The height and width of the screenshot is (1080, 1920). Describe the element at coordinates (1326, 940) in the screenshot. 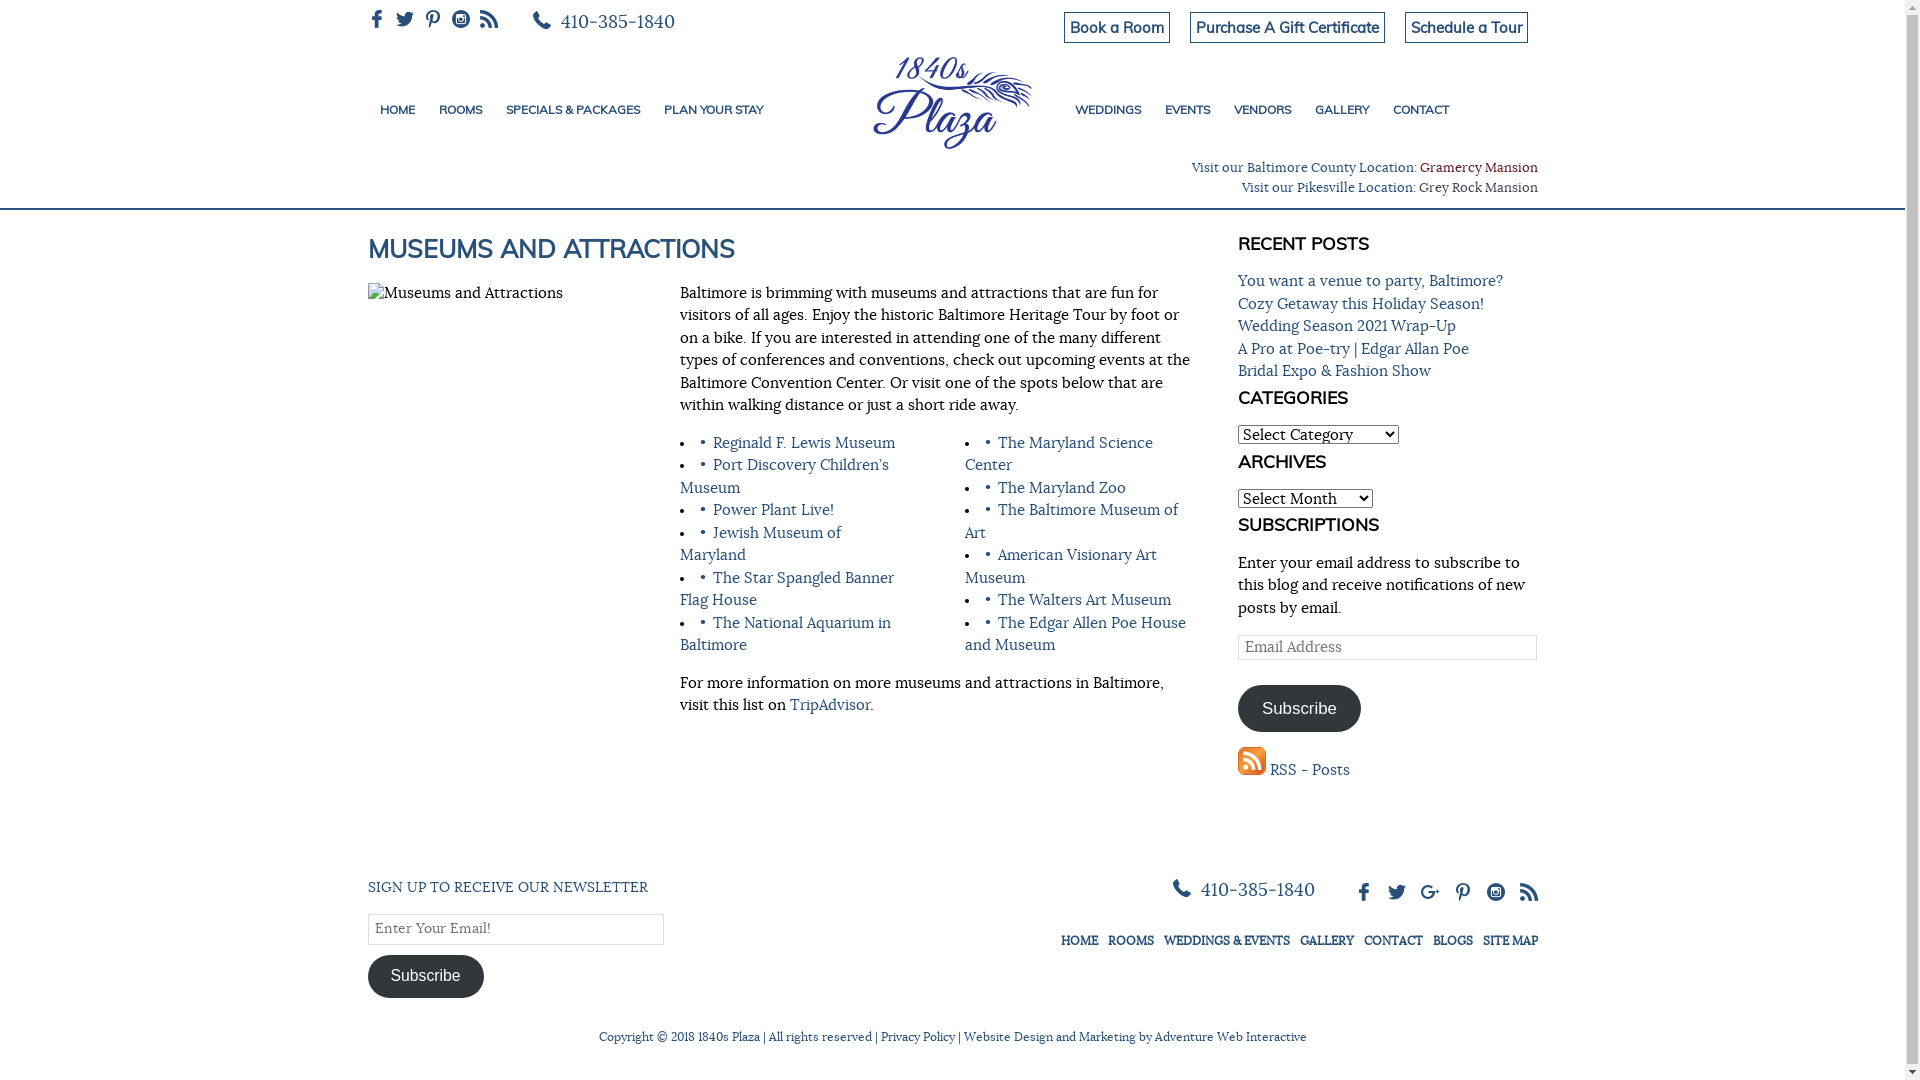

I see `'GALLERY'` at that location.